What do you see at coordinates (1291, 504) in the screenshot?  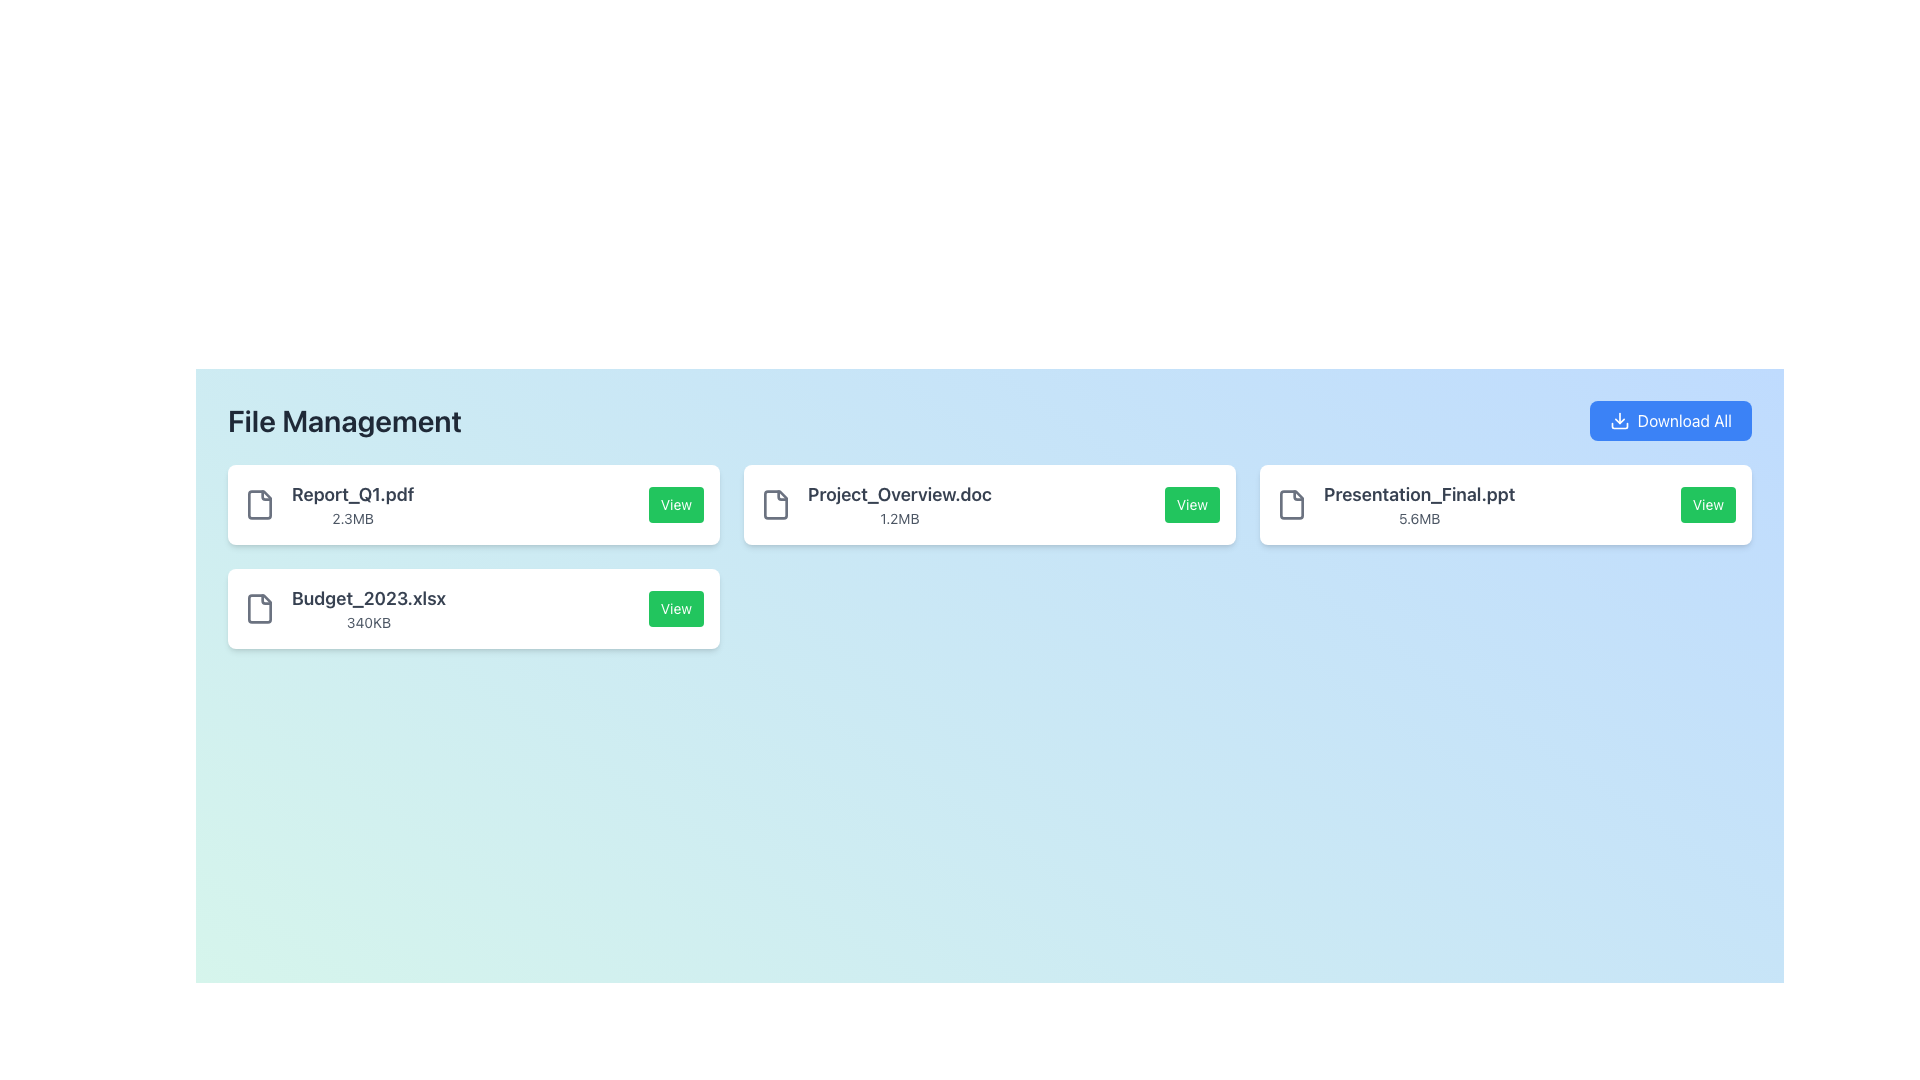 I see `the icon representing the presentation file 'Presentation_Final.ppt', located in the last column of the file list, to the left of the file's name and size text` at bounding box center [1291, 504].